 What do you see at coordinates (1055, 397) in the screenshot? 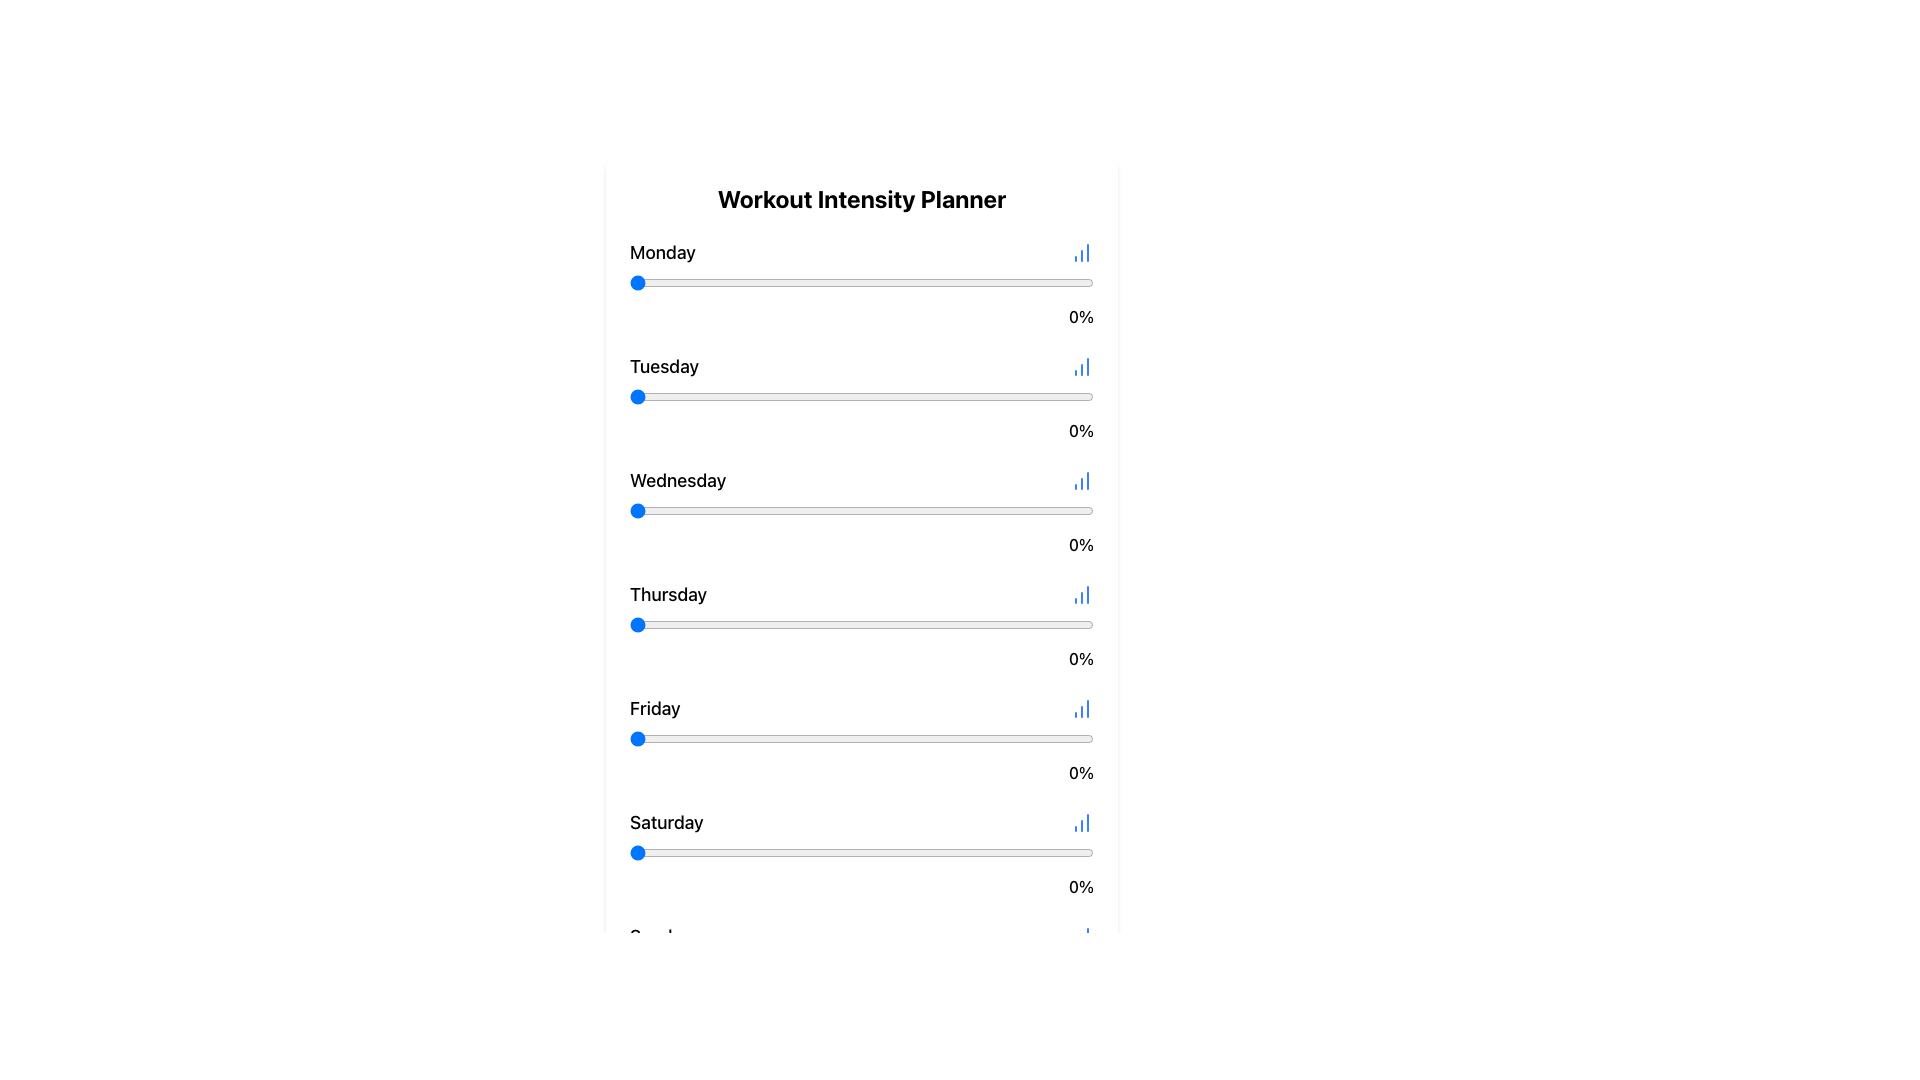
I see `the Tuesday intensity level` at bounding box center [1055, 397].